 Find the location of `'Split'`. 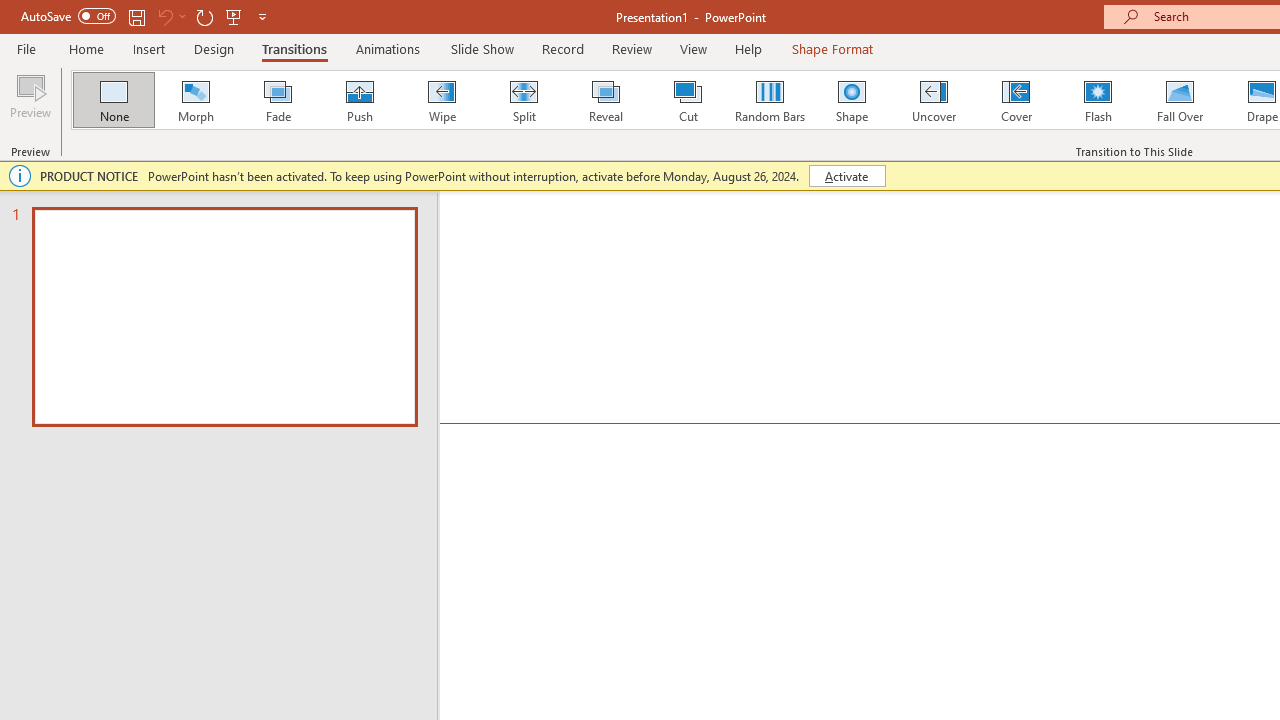

'Split' is located at coordinates (523, 100).